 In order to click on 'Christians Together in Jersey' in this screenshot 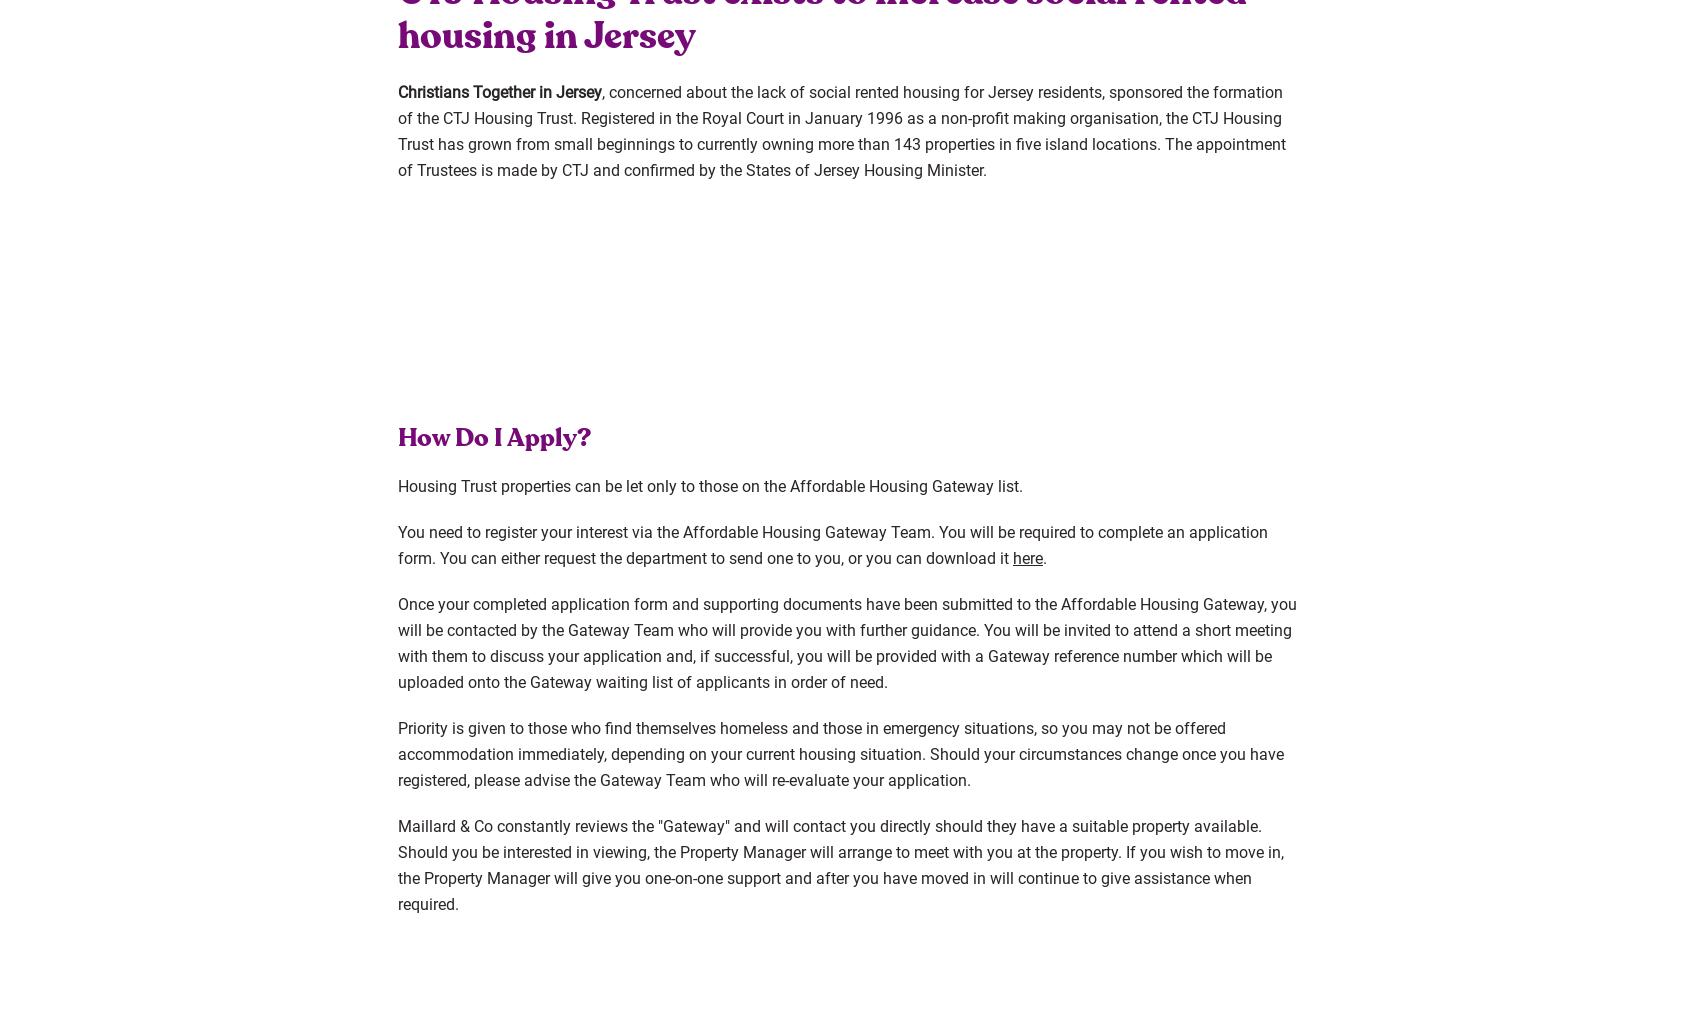, I will do `click(397, 90)`.